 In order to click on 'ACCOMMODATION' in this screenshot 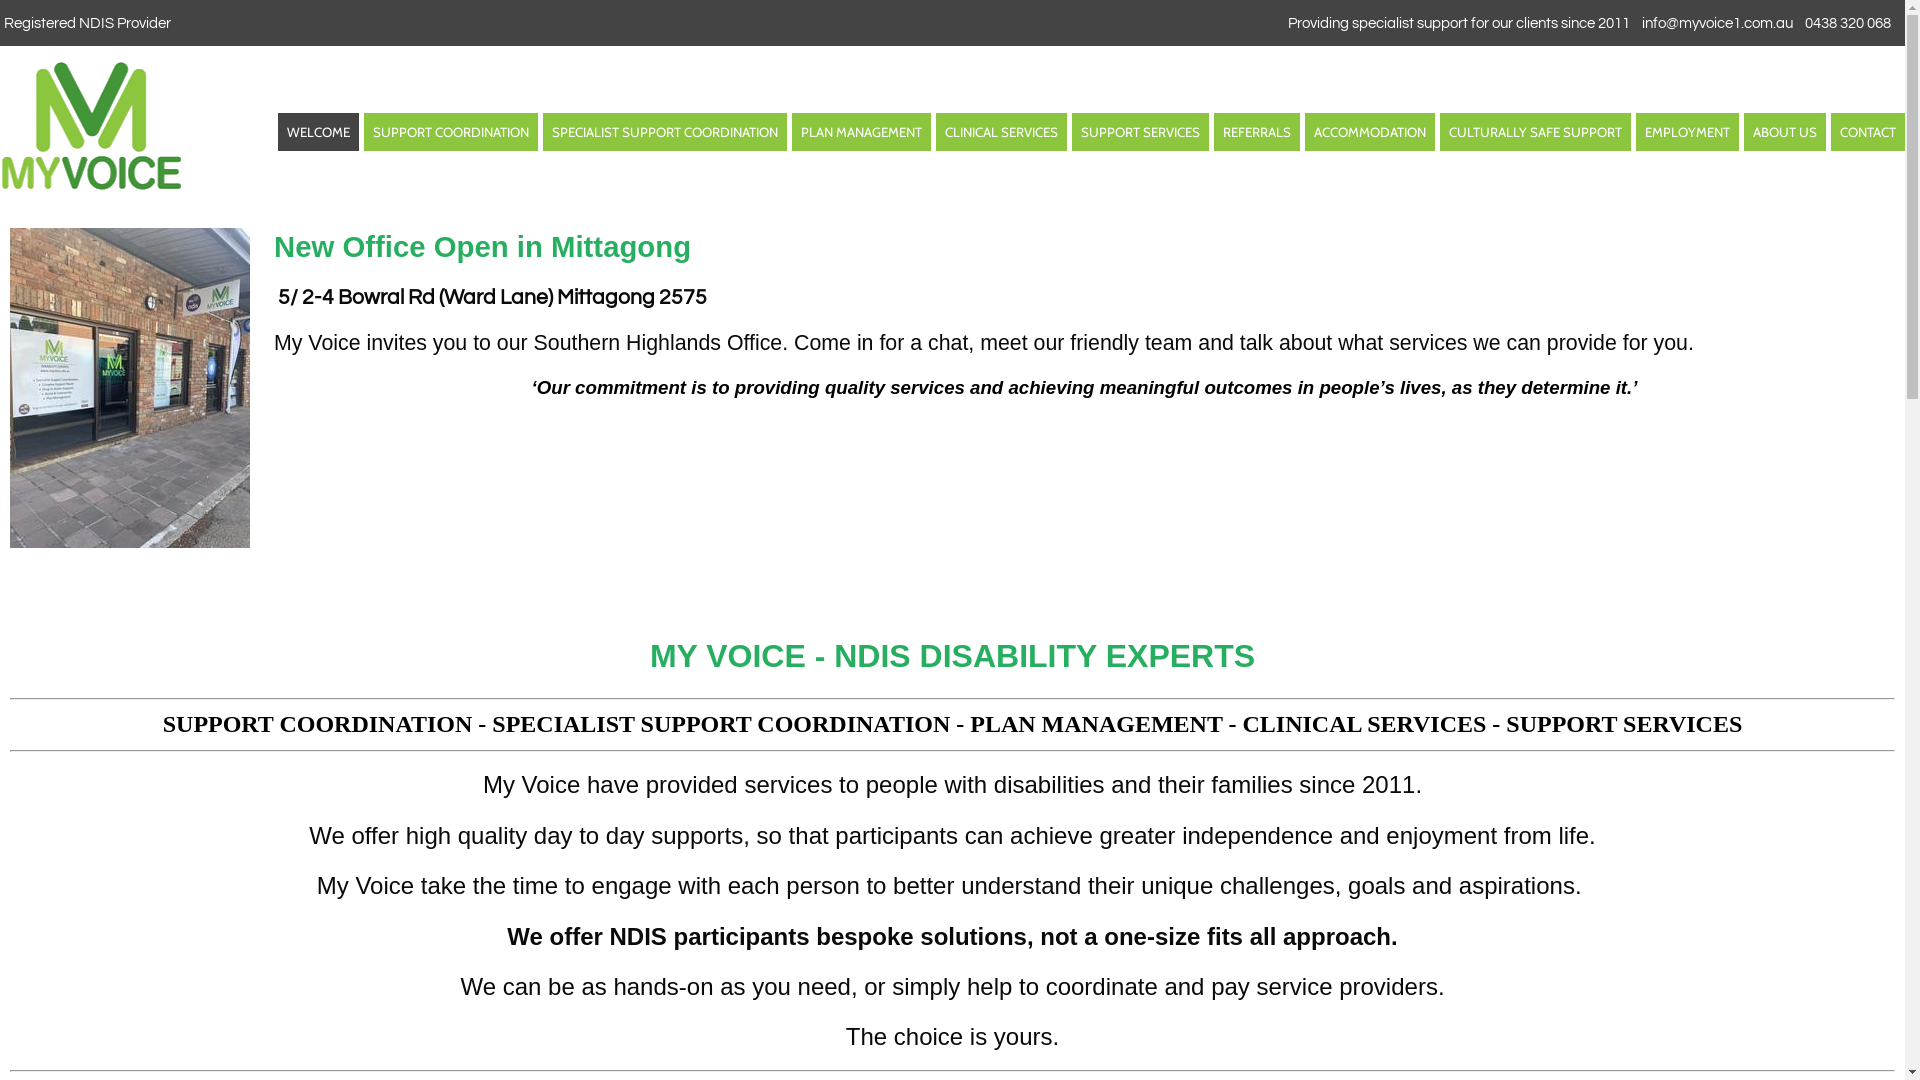, I will do `click(1368, 132)`.